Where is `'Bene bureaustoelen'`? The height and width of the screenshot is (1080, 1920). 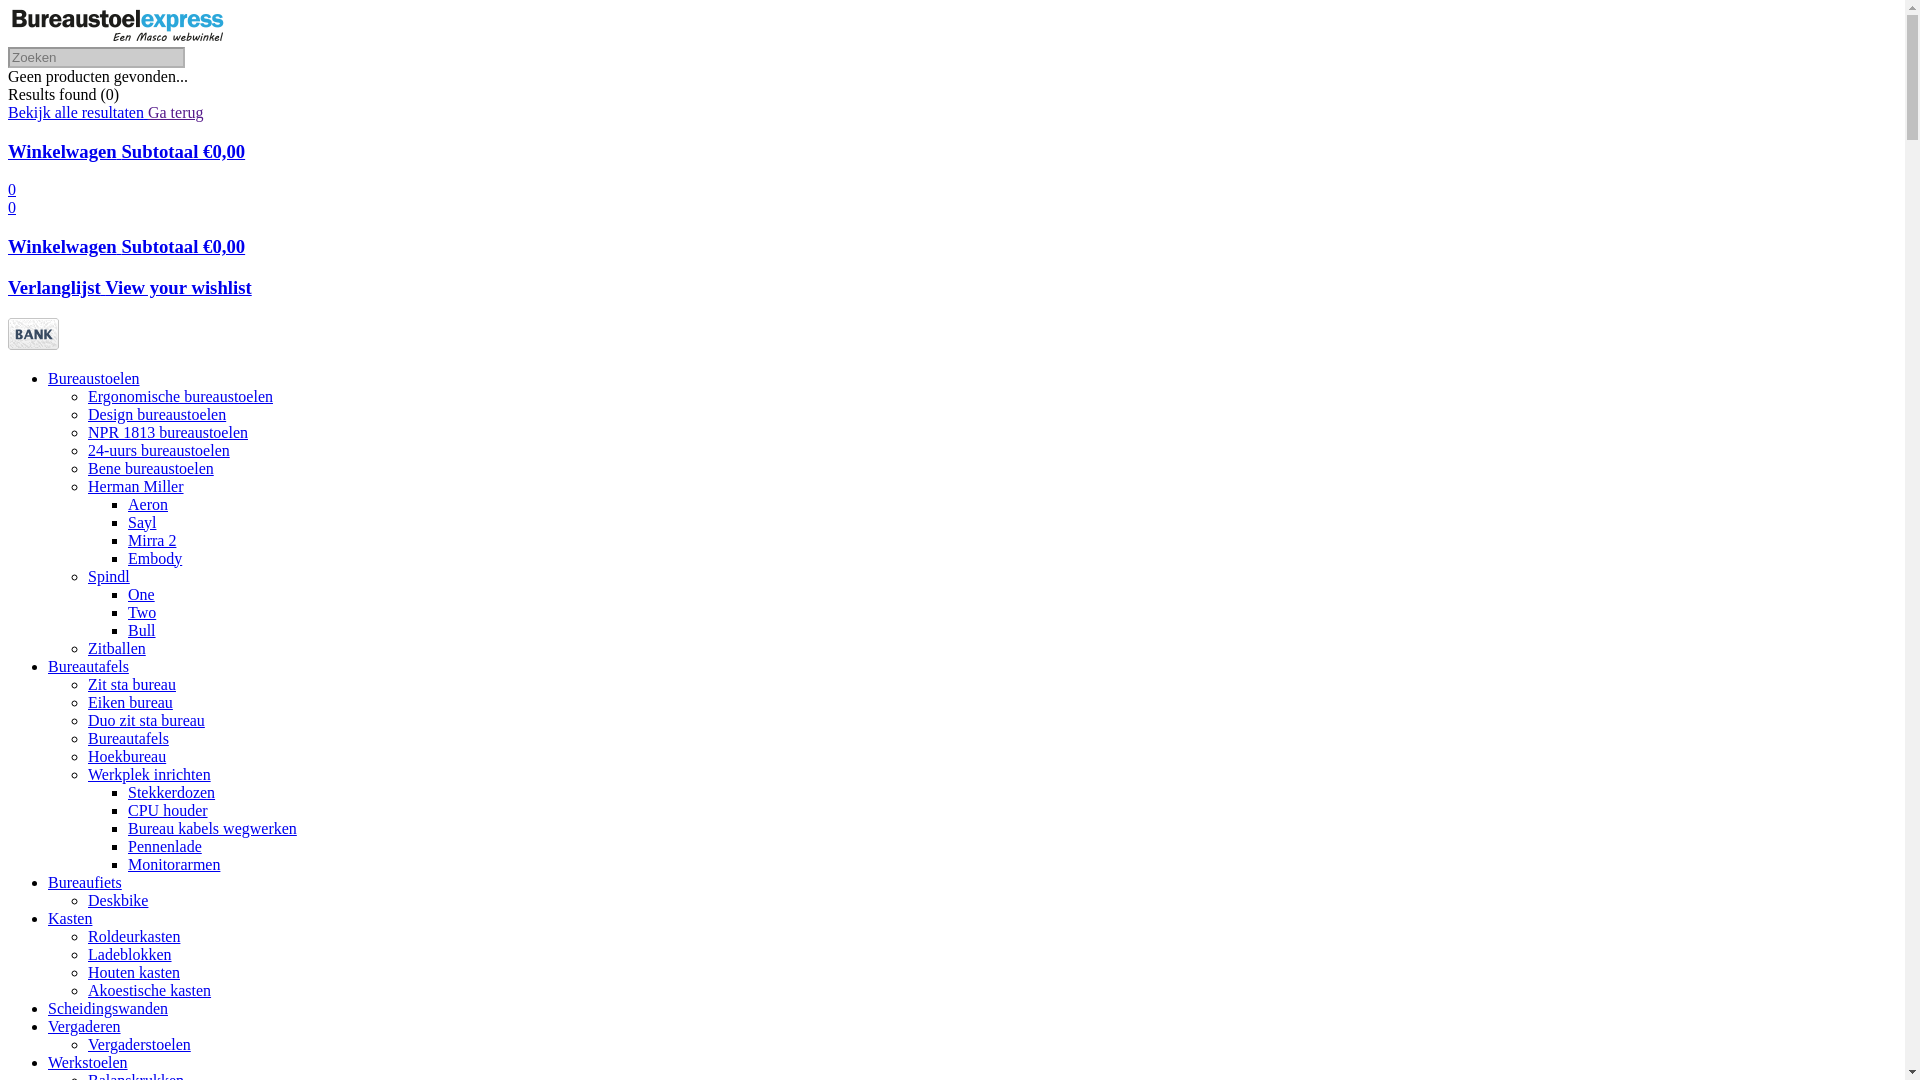
'Bene bureaustoelen' is located at coordinates (86, 468).